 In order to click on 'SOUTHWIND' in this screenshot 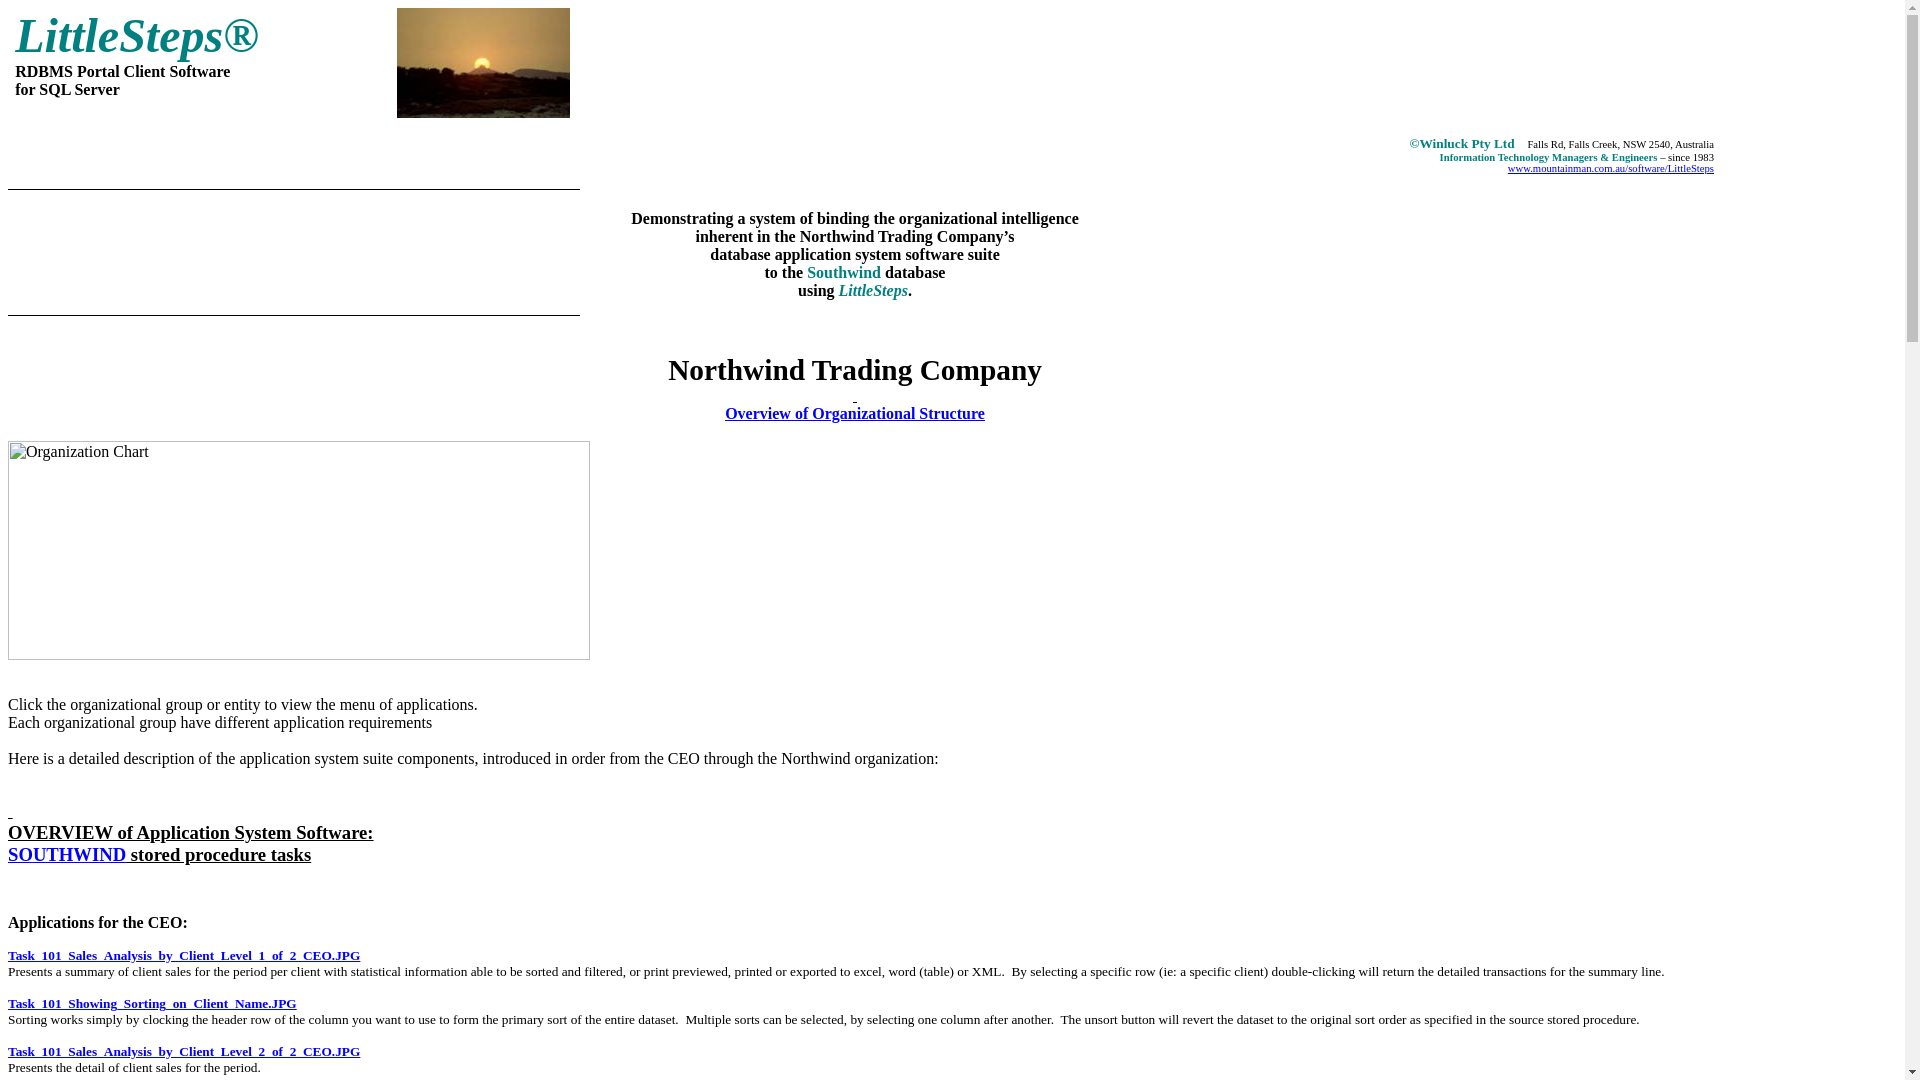, I will do `click(8, 854)`.